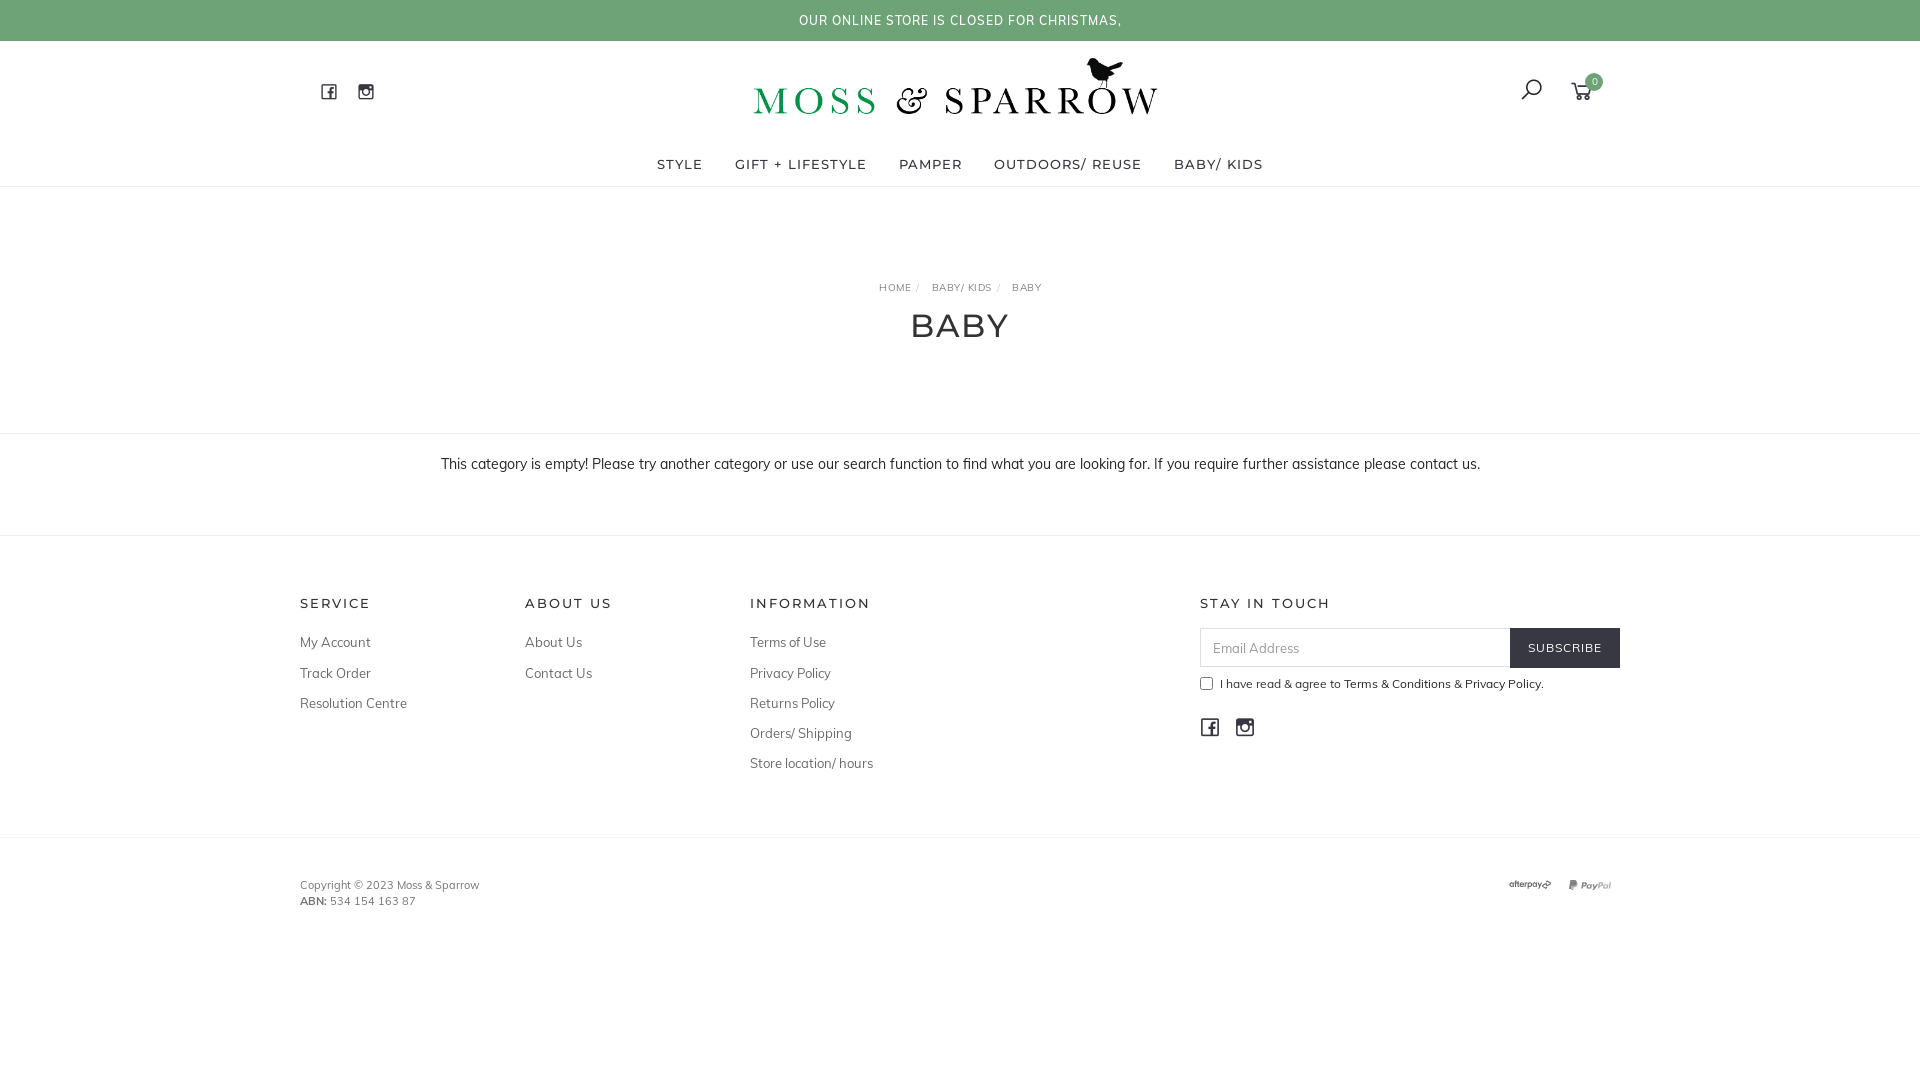 The height and width of the screenshot is (1080, 1920). What do you see at coordinates (613, 641) in the screenshot?
I see `'About Us'` at bounding box center [613, 641].